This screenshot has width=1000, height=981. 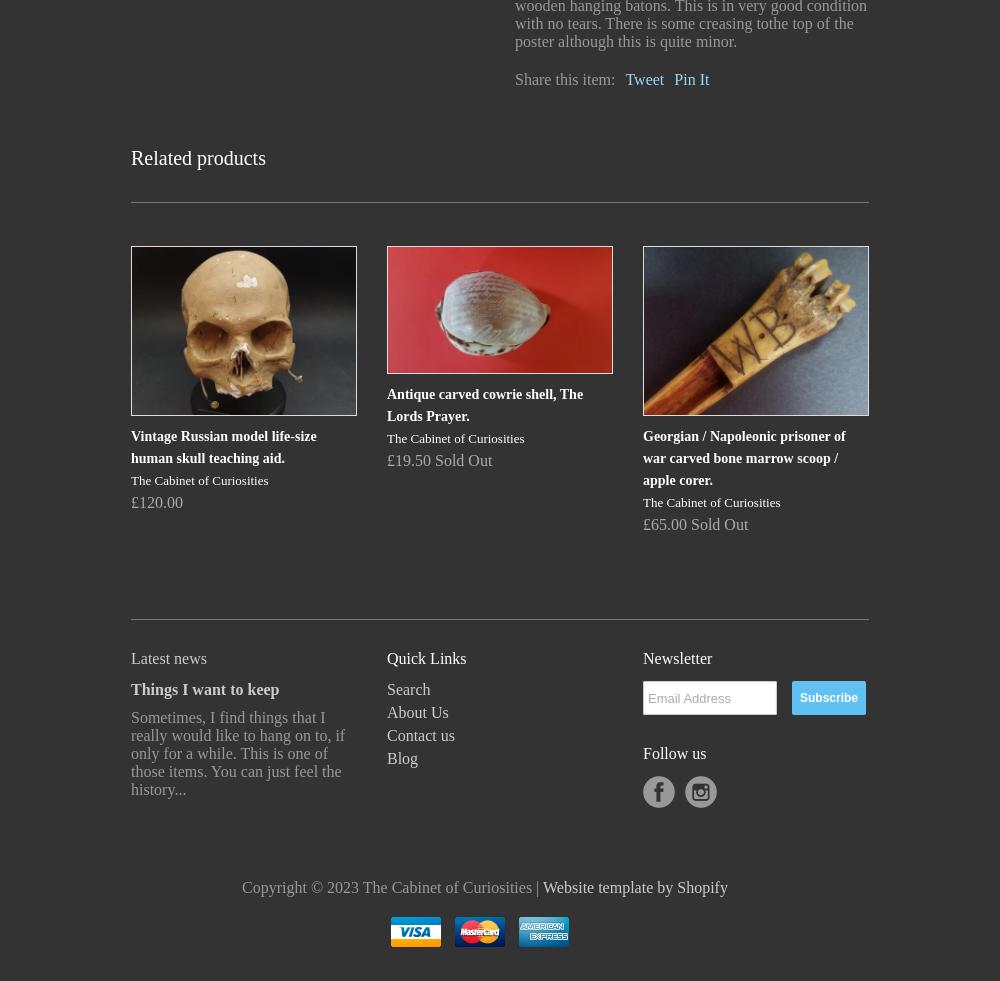 I want to click on 'Share this item:', so click(x=564, y=78).